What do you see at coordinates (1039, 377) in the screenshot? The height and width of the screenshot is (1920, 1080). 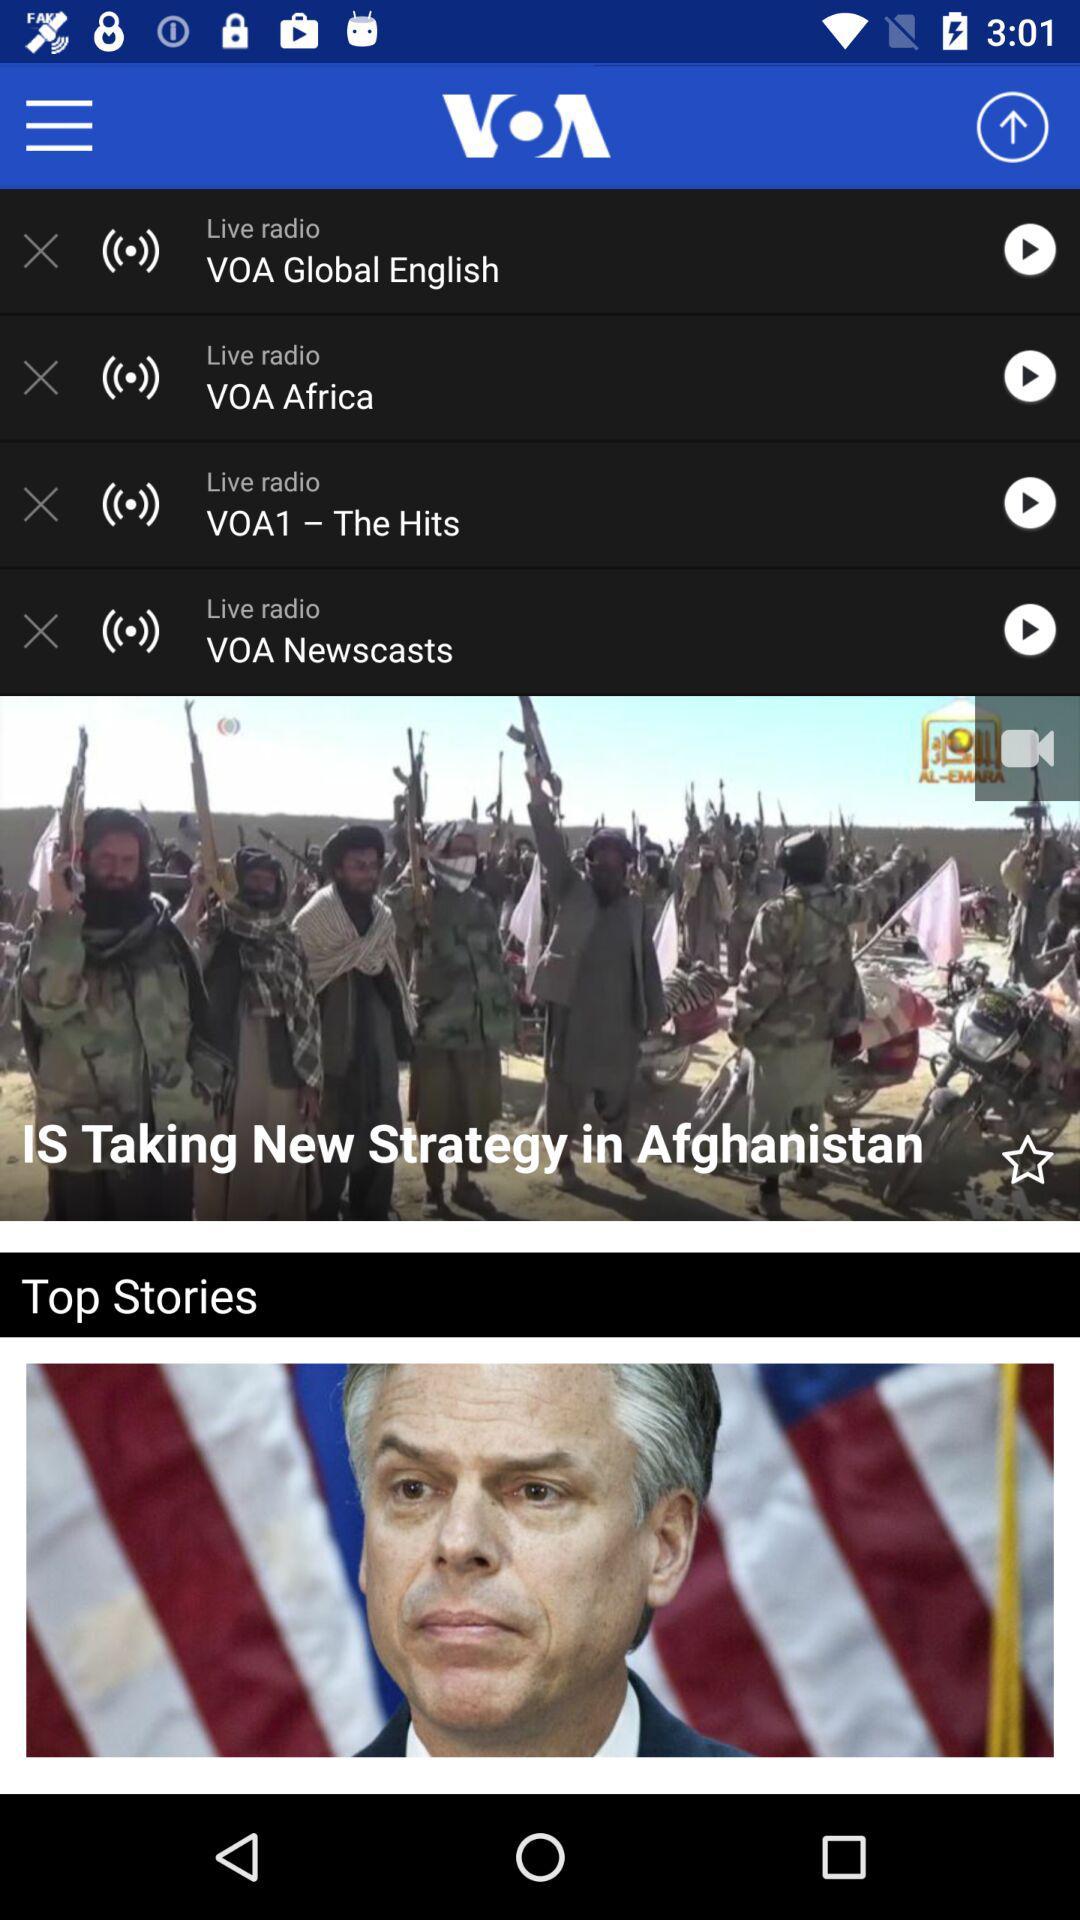 I see `the play icon` at bounding box center [1039, 377].